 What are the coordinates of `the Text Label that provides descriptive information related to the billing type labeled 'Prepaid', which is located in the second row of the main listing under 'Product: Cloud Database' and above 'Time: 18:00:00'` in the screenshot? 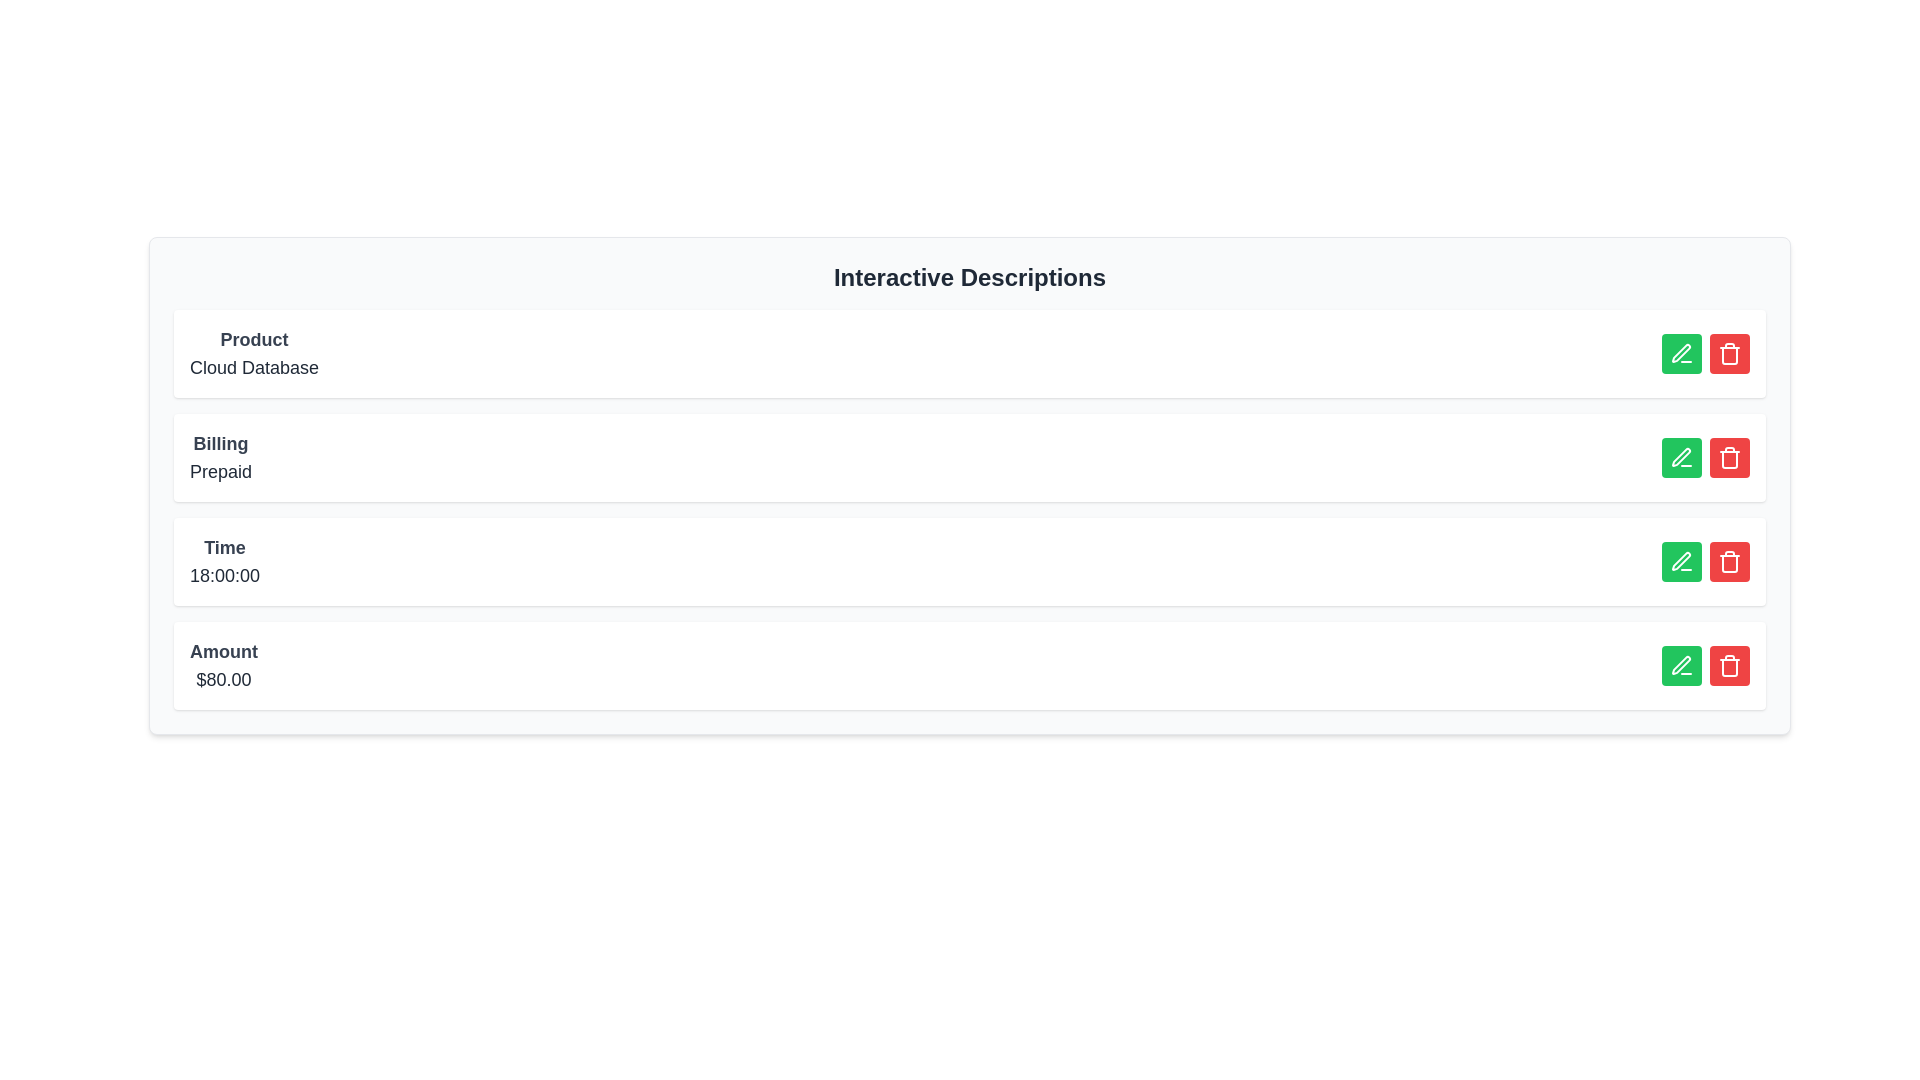 It's located at (220, 458).